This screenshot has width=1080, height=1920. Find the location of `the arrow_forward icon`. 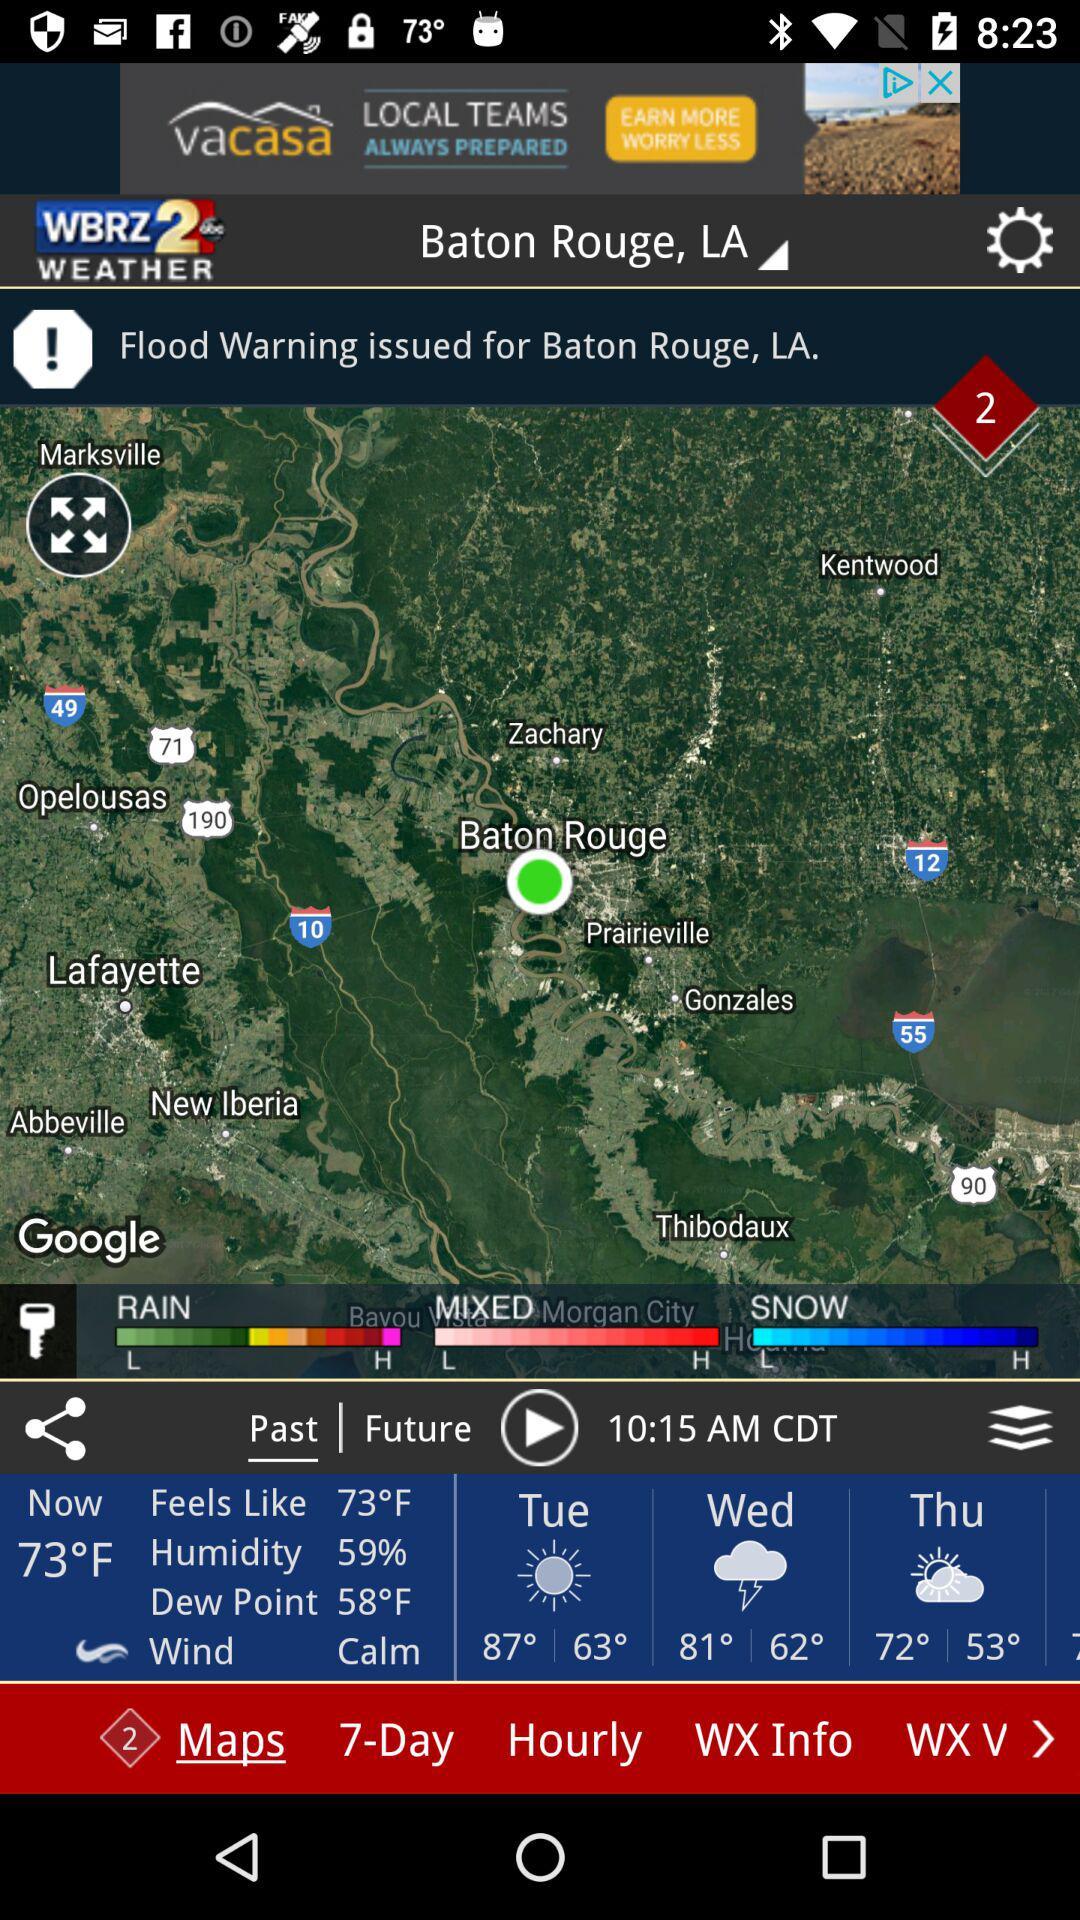

the arrow_forward icon is located at coordinates (1042, 1737).